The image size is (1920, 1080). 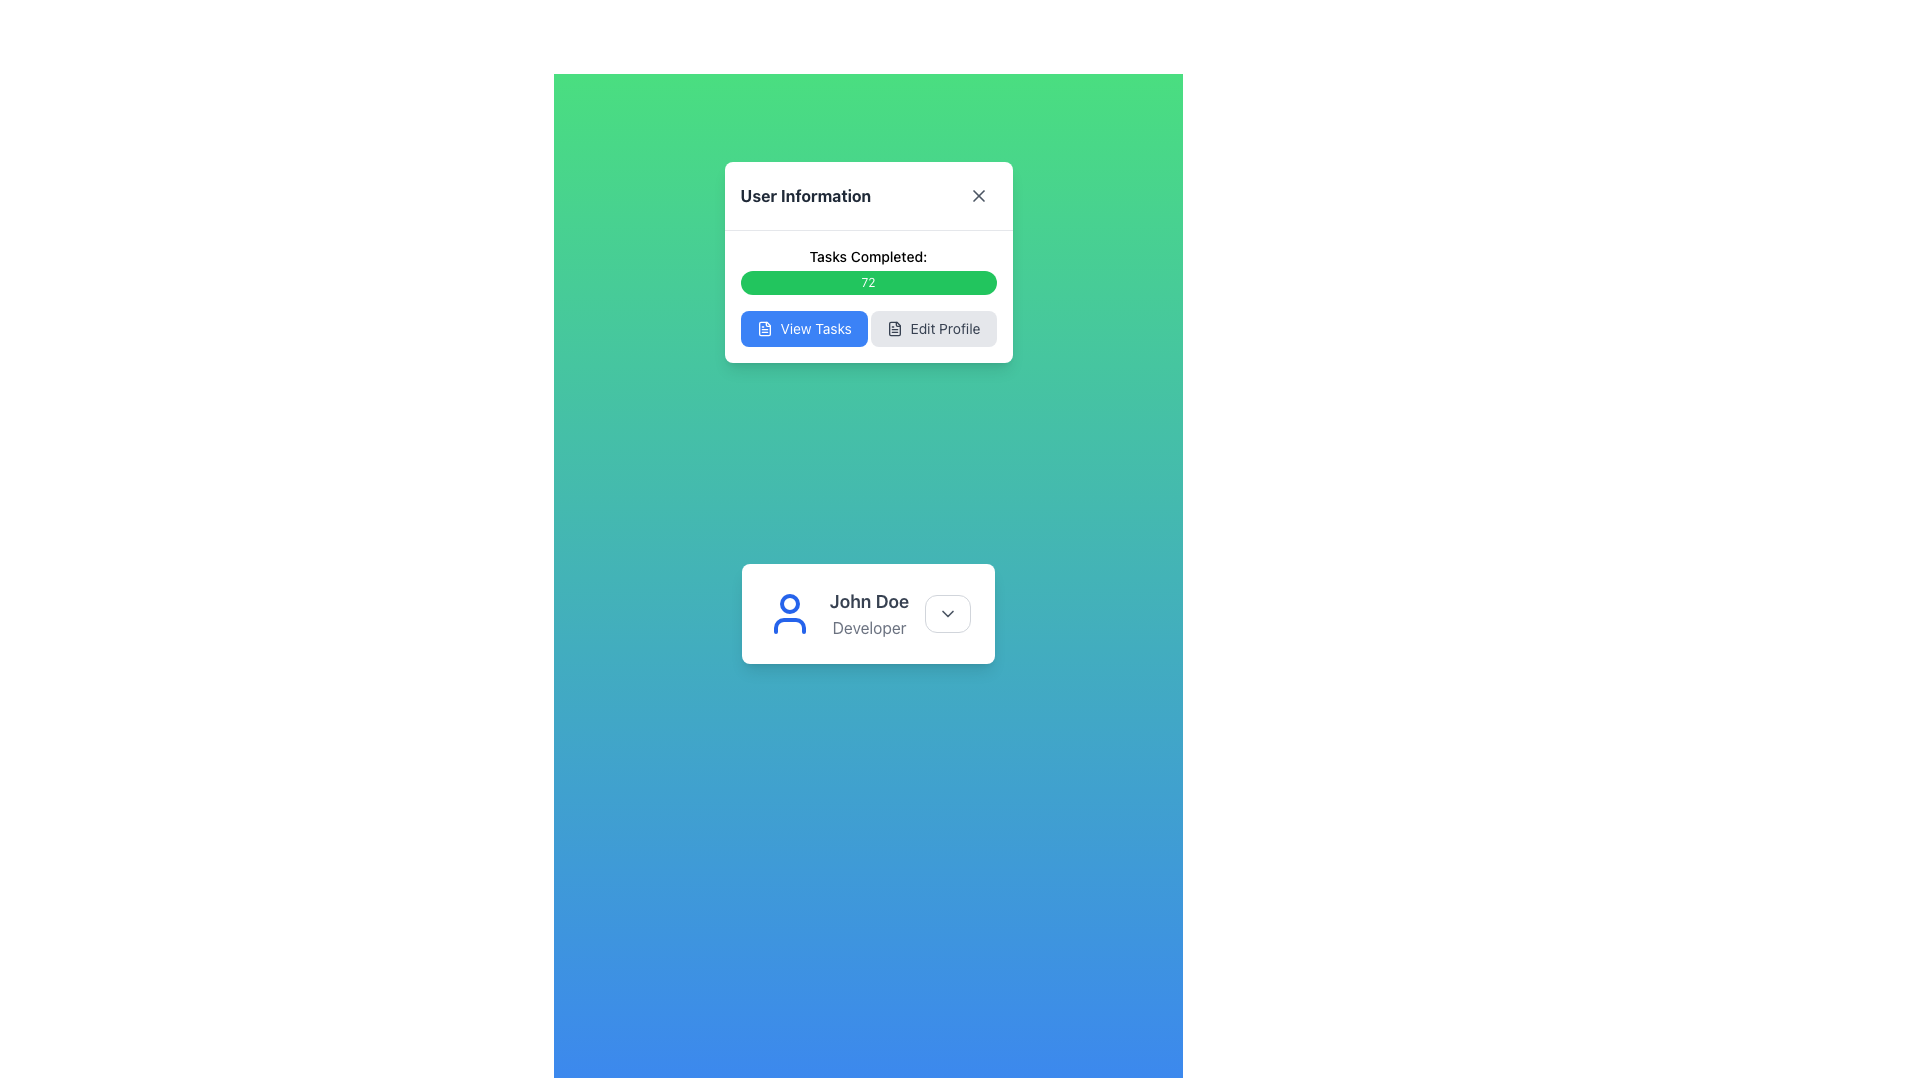 I want to click on the floating panel by interacting with the header that contains the title and action icon, so click(x=868, y=196).